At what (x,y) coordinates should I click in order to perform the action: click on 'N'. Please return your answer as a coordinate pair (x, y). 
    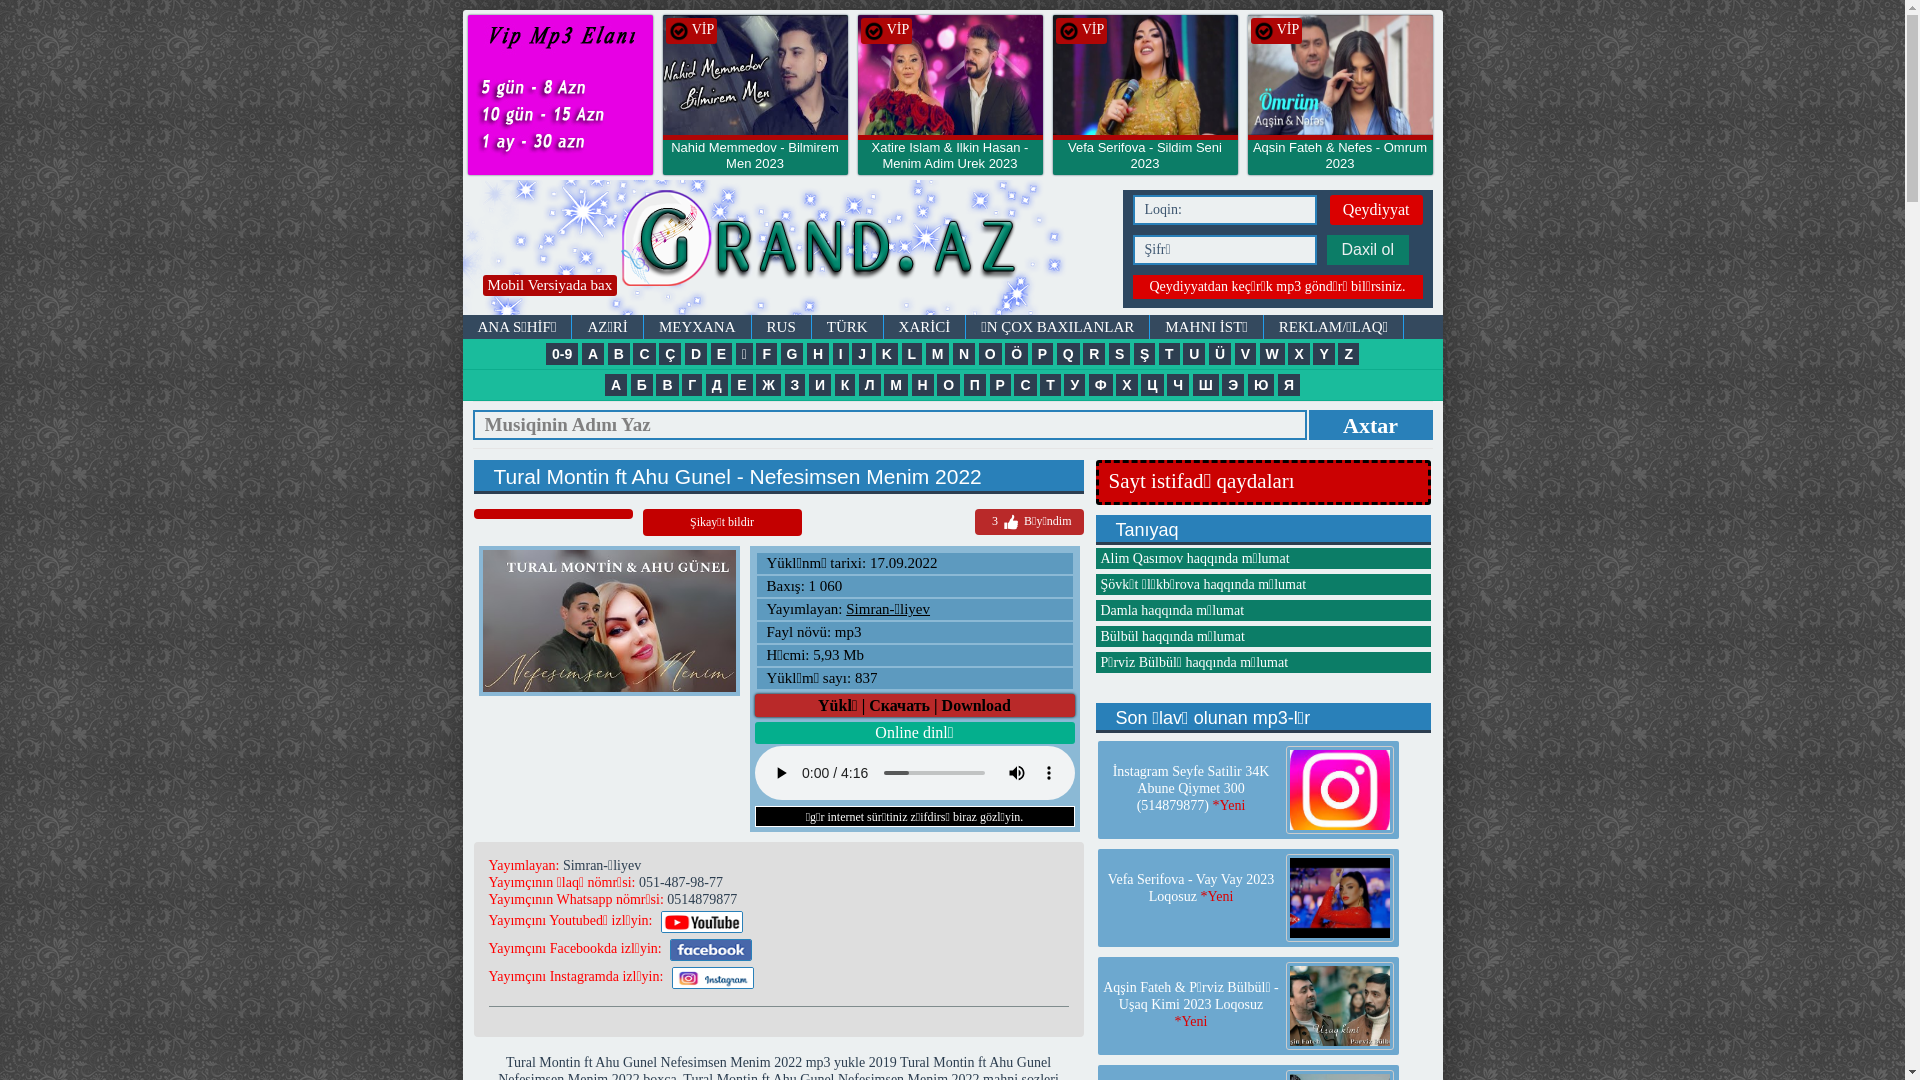
    Looking at the image, I should click on (964, 353).